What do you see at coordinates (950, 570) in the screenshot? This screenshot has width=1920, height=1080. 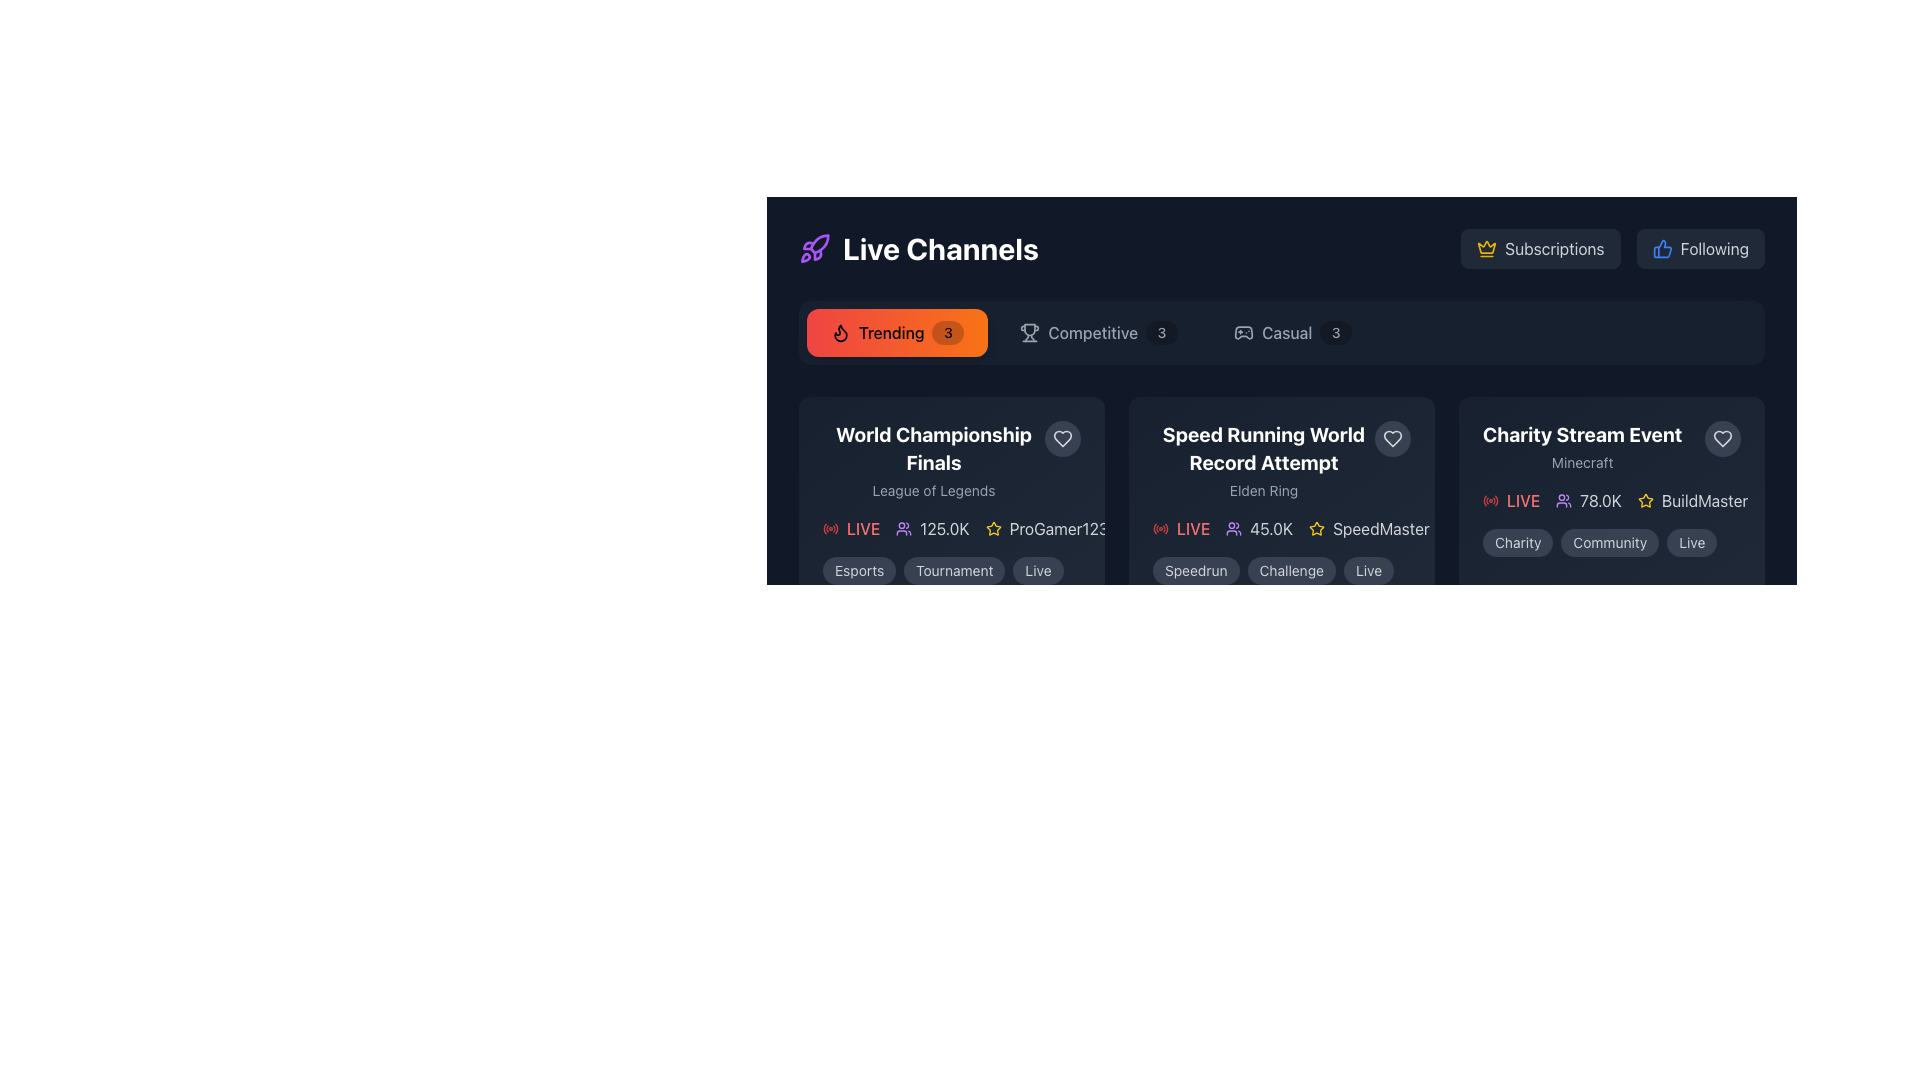 I see `the Static label consisting of three rounded rectangular badges labeled 'Esports,' 'Tournament,' and 'Live' positioned at the bottom of a card for a live streaming channel` at bounding box center [950, 570].